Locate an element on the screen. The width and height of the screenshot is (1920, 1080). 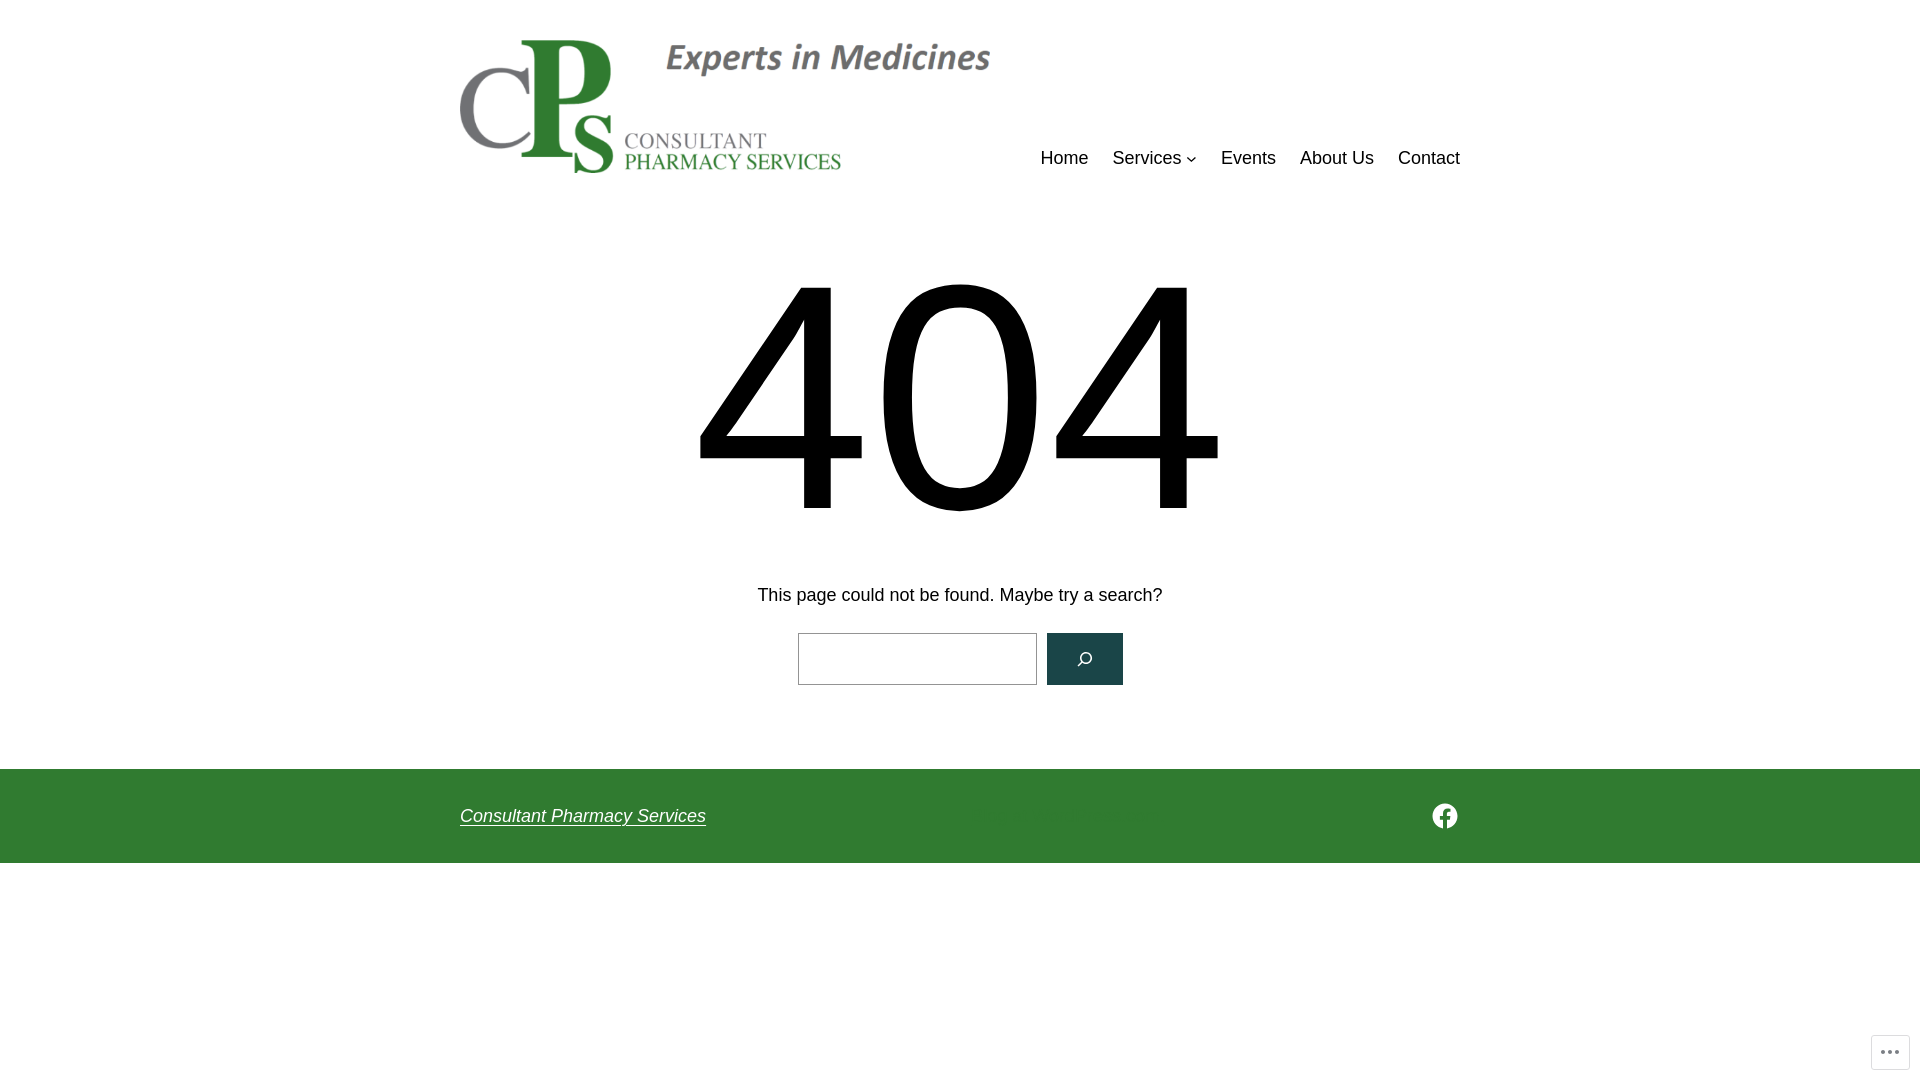
'Consultant Pharmacy Services' is located at coordinates (581, 816).